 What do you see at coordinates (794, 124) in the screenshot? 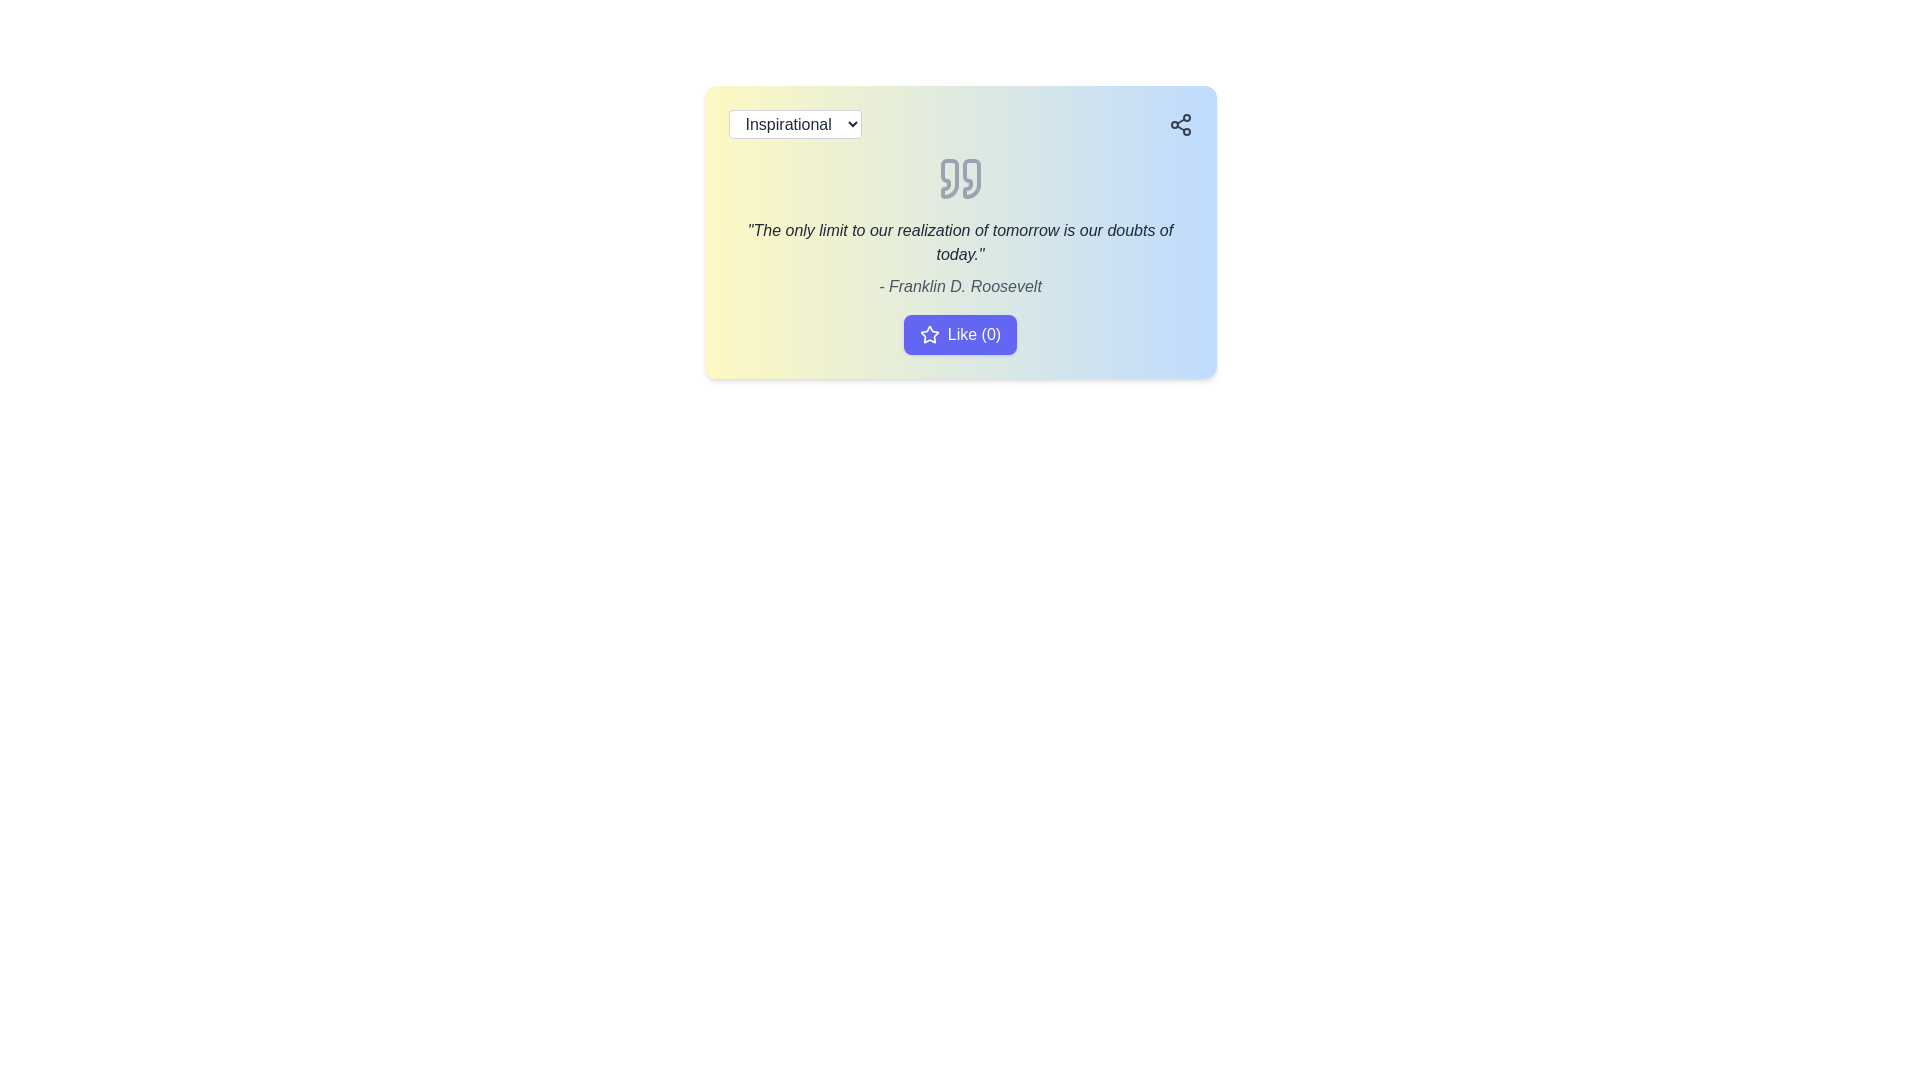
I see `the 'Inspirational' dropdown menu with a white background and gray border` at bounding box center [794, 124].